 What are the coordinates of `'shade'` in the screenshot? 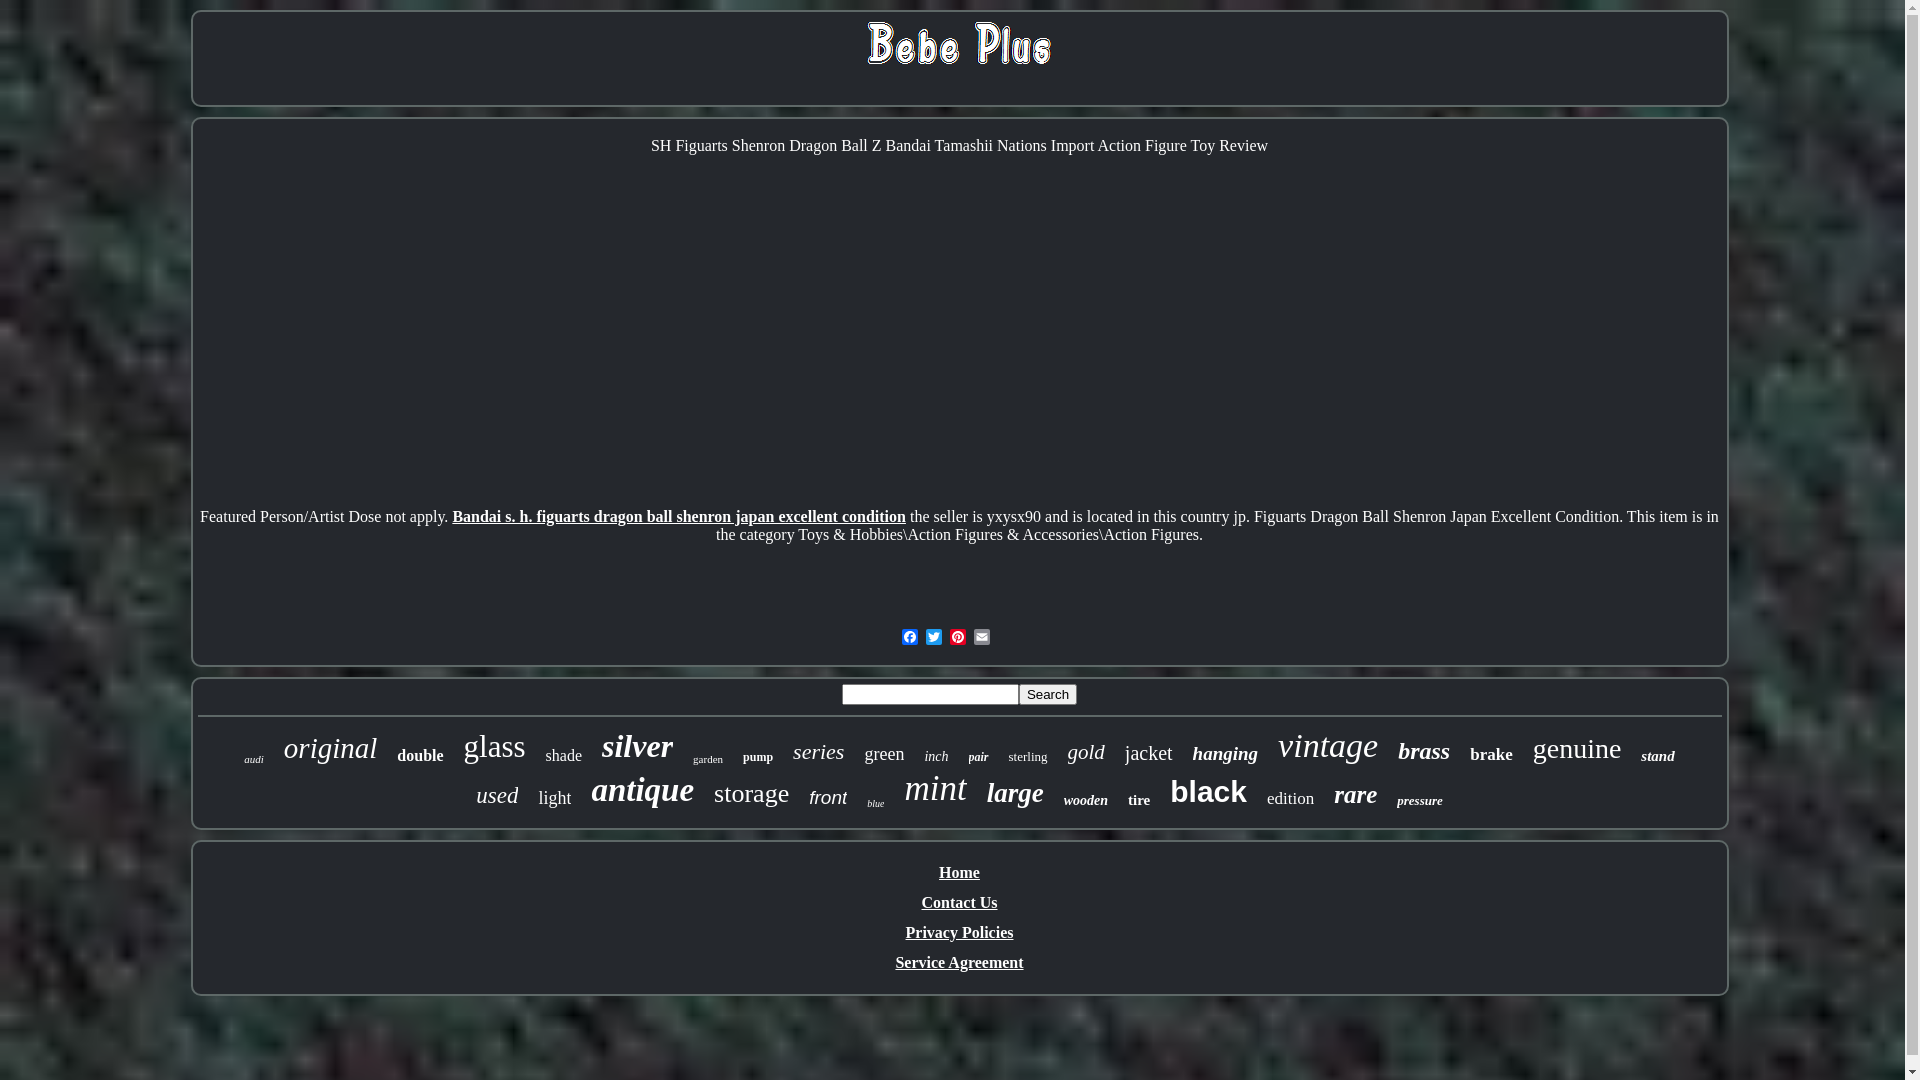 It's located at (546, 756).